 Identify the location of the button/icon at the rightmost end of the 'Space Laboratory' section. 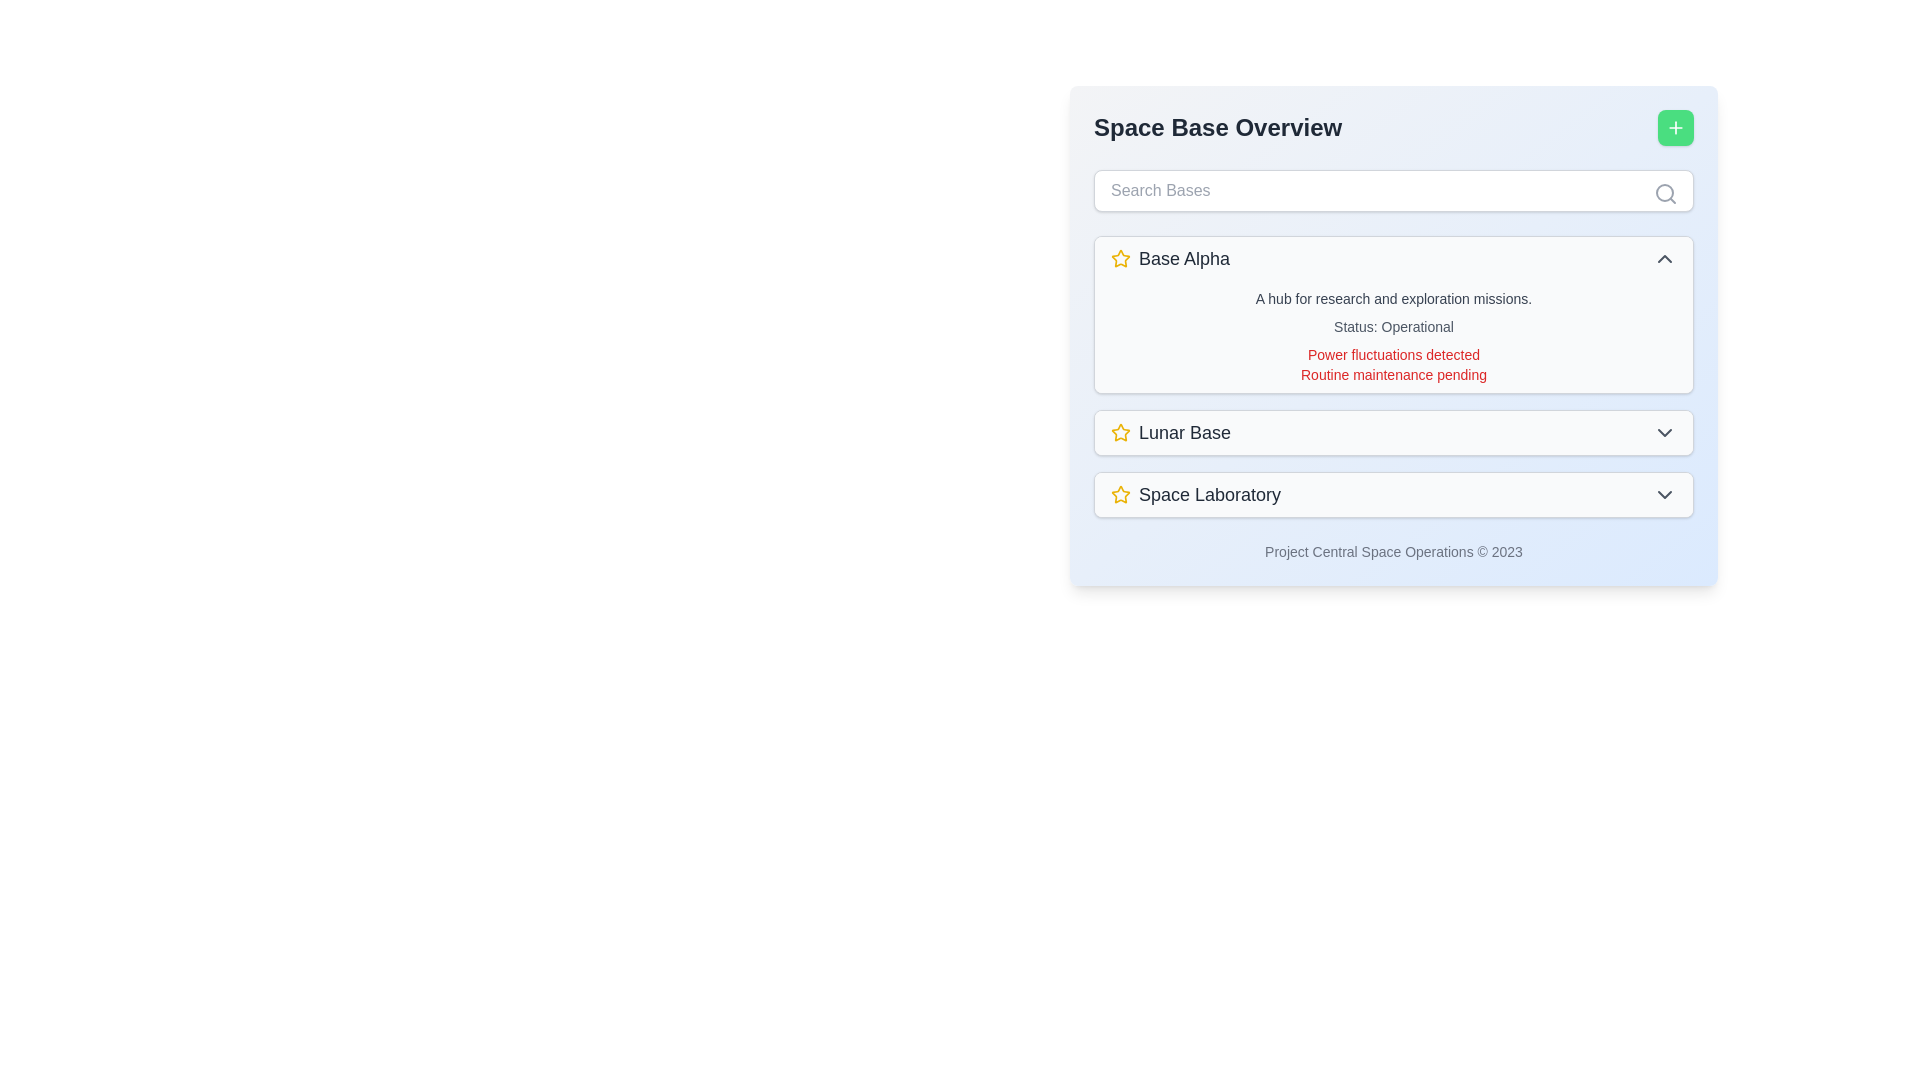
(1665, 494).